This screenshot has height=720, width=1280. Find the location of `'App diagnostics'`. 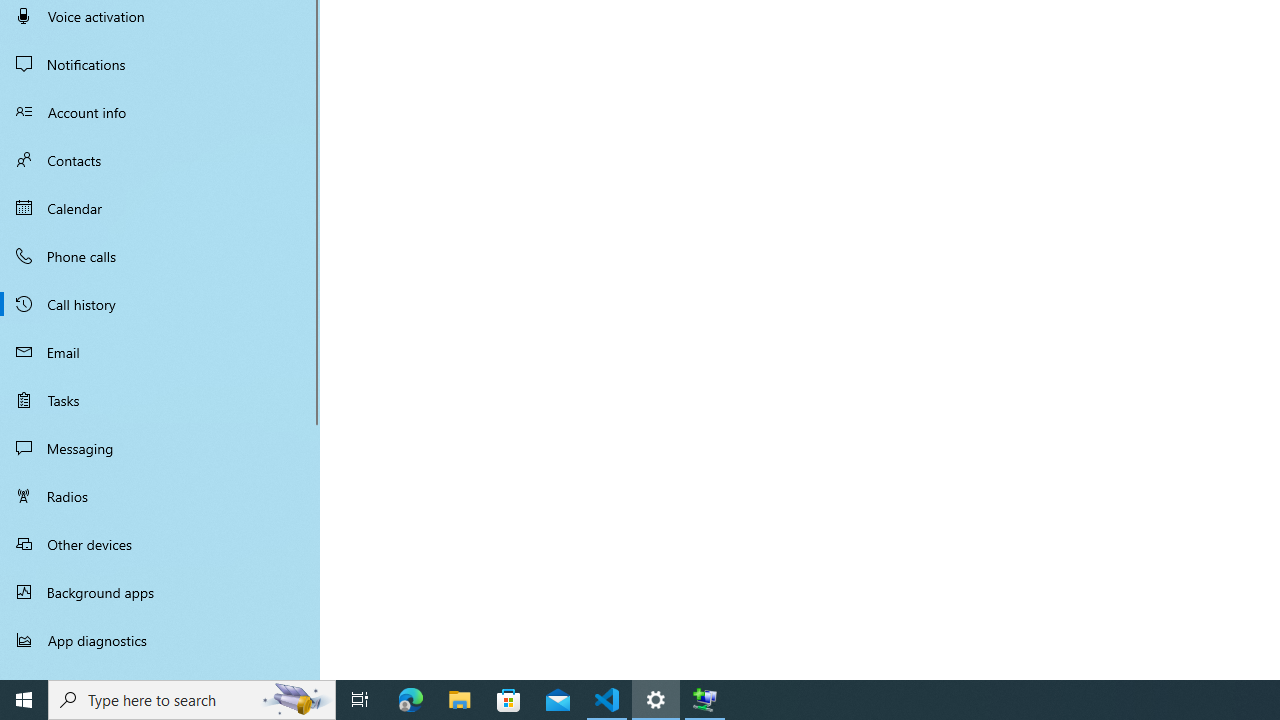

'App diagnostics' is located at coordinates (160, 640).